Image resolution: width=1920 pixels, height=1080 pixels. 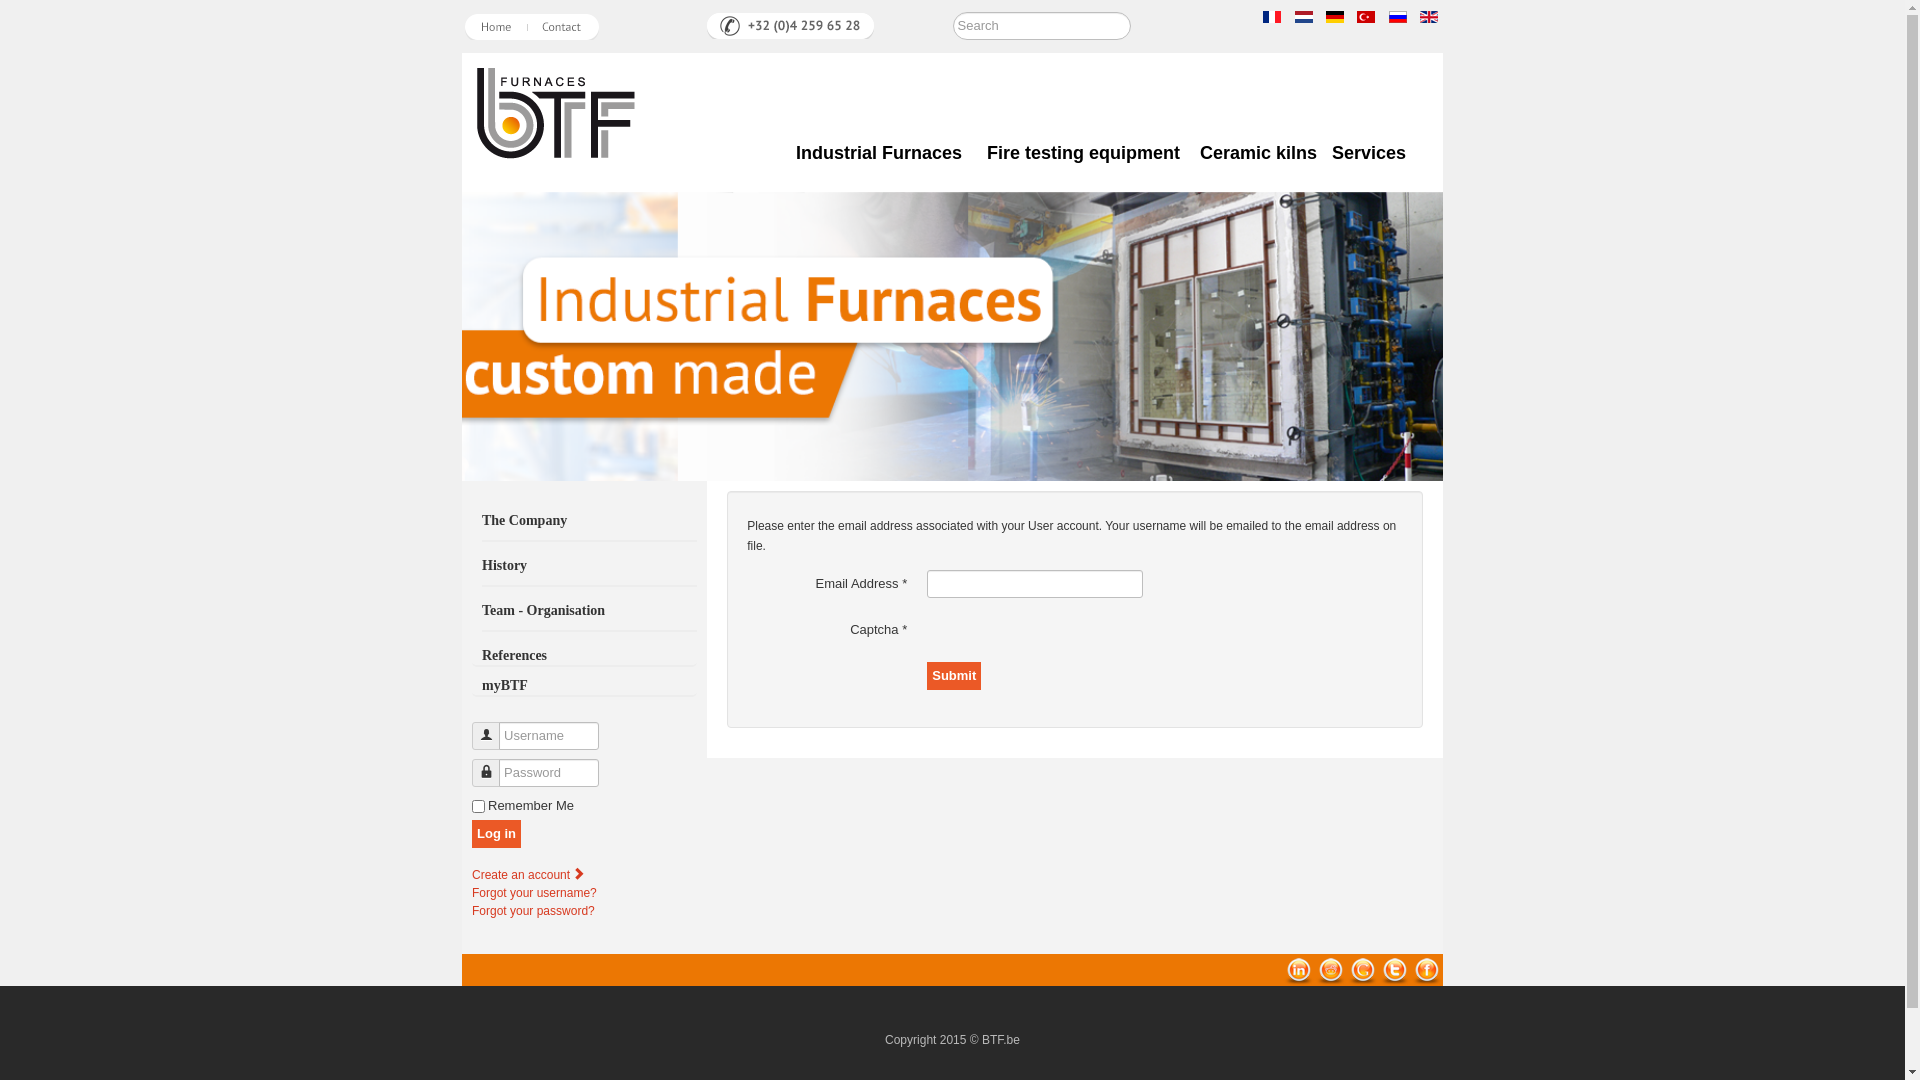 What do you see at coordinates (1257, 152) in the screenshot?
I see `'Ceramic kilns'` at bounding box center [1257, 152].